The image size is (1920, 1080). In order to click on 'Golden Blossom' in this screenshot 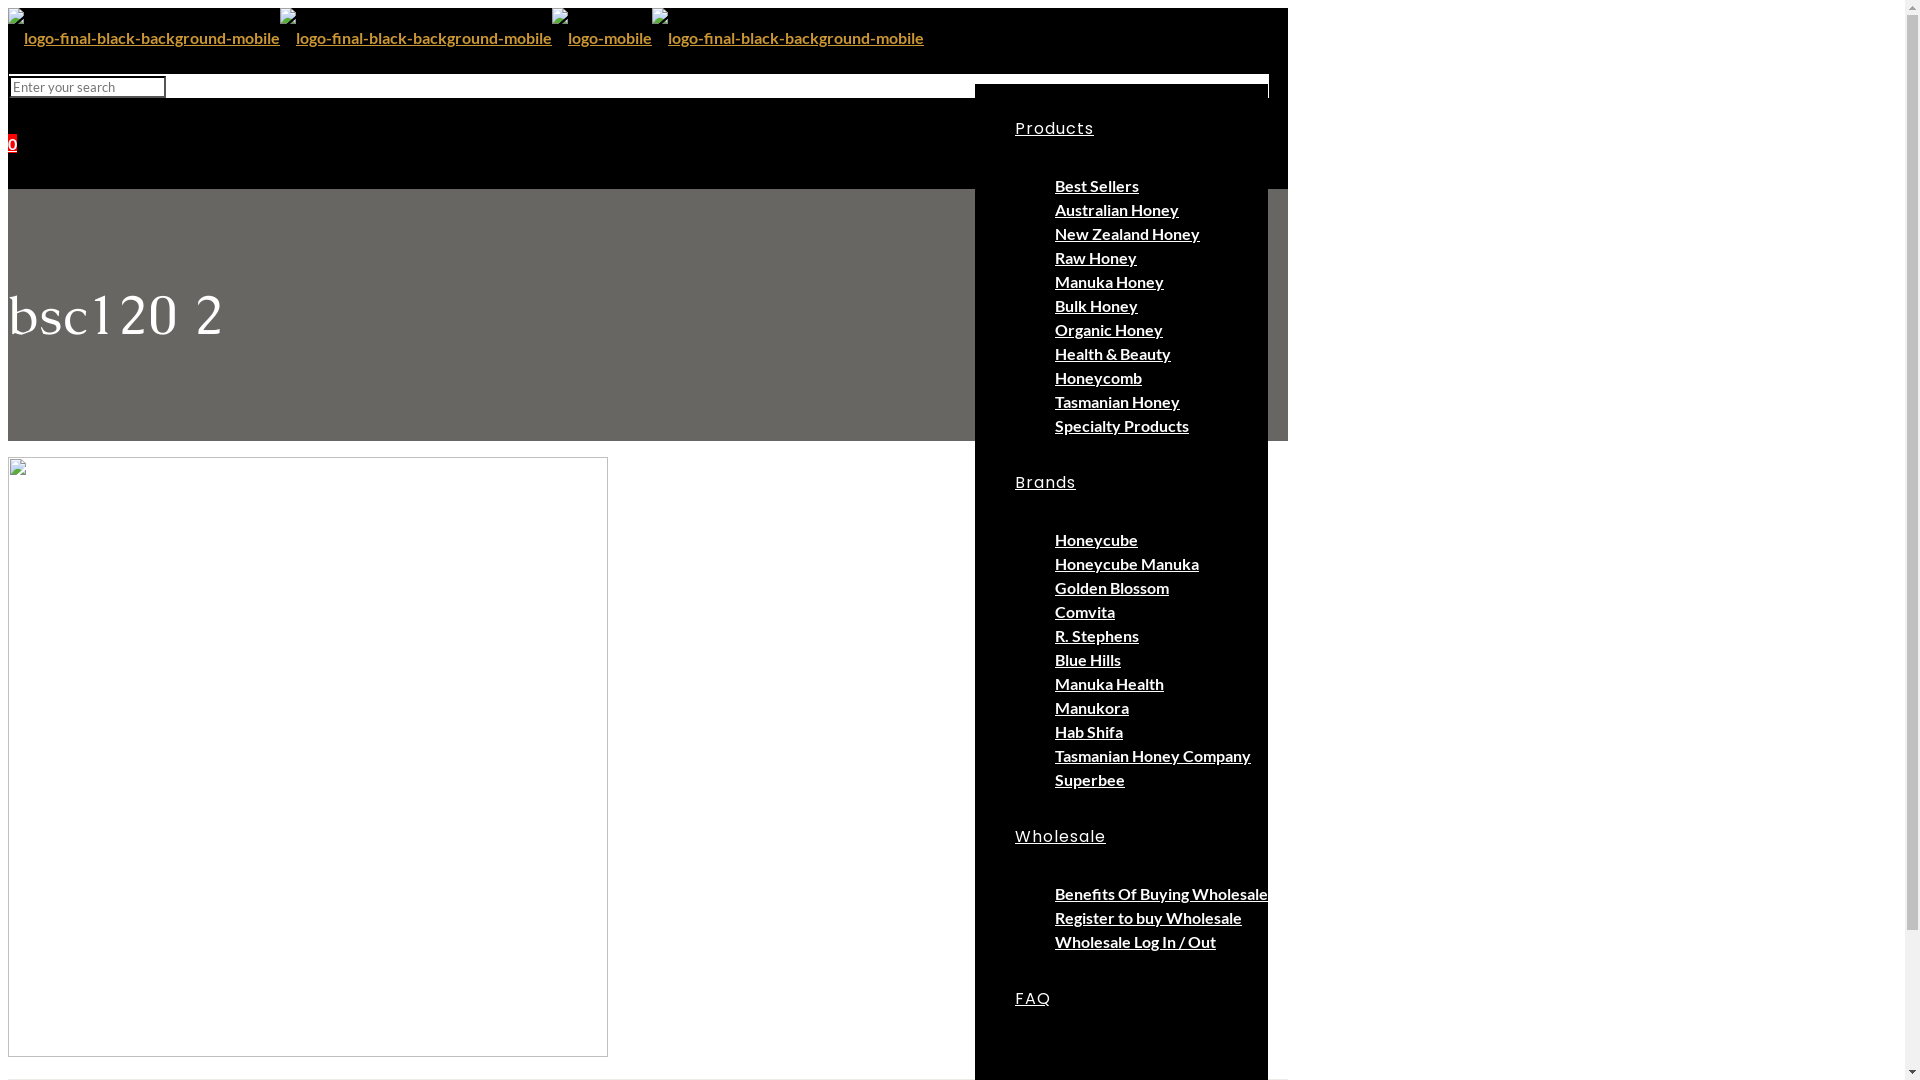, I will do `click(1111, 586)`.